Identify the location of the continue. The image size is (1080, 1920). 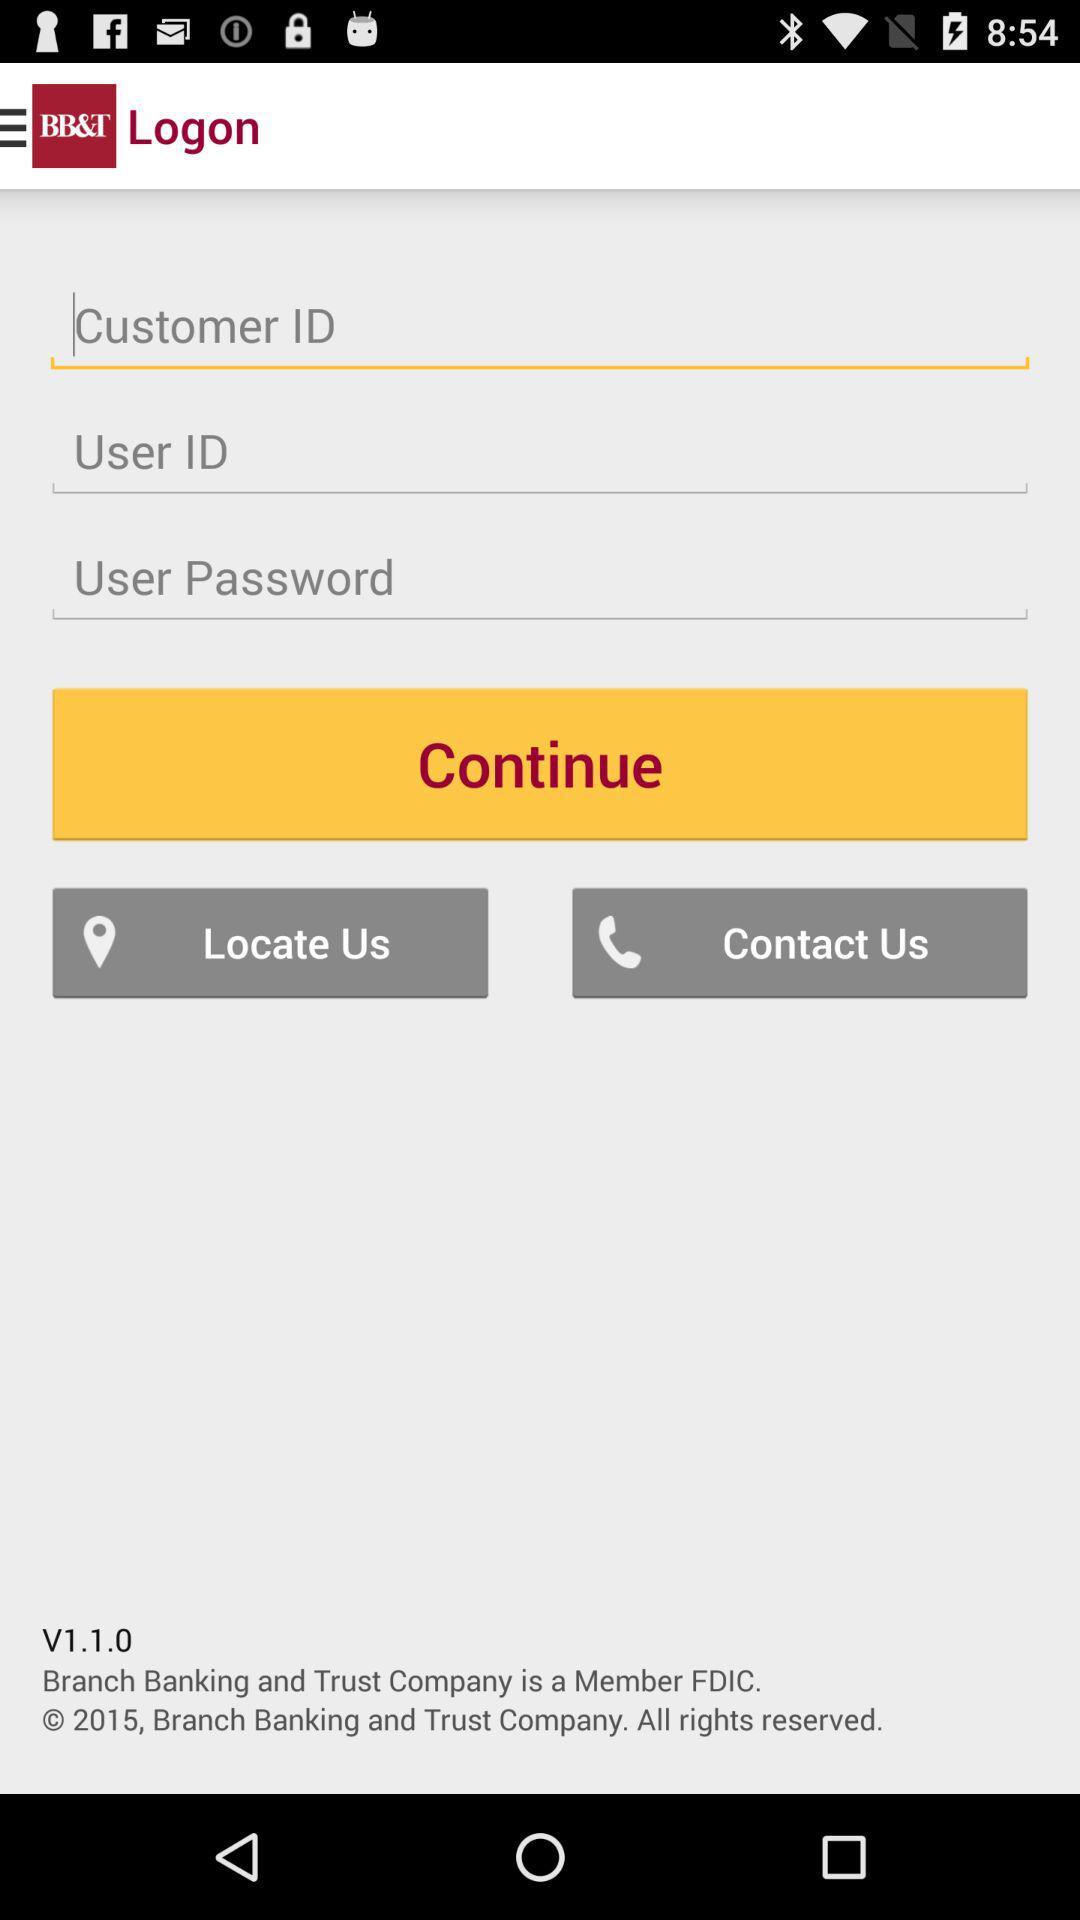
(540, 762).